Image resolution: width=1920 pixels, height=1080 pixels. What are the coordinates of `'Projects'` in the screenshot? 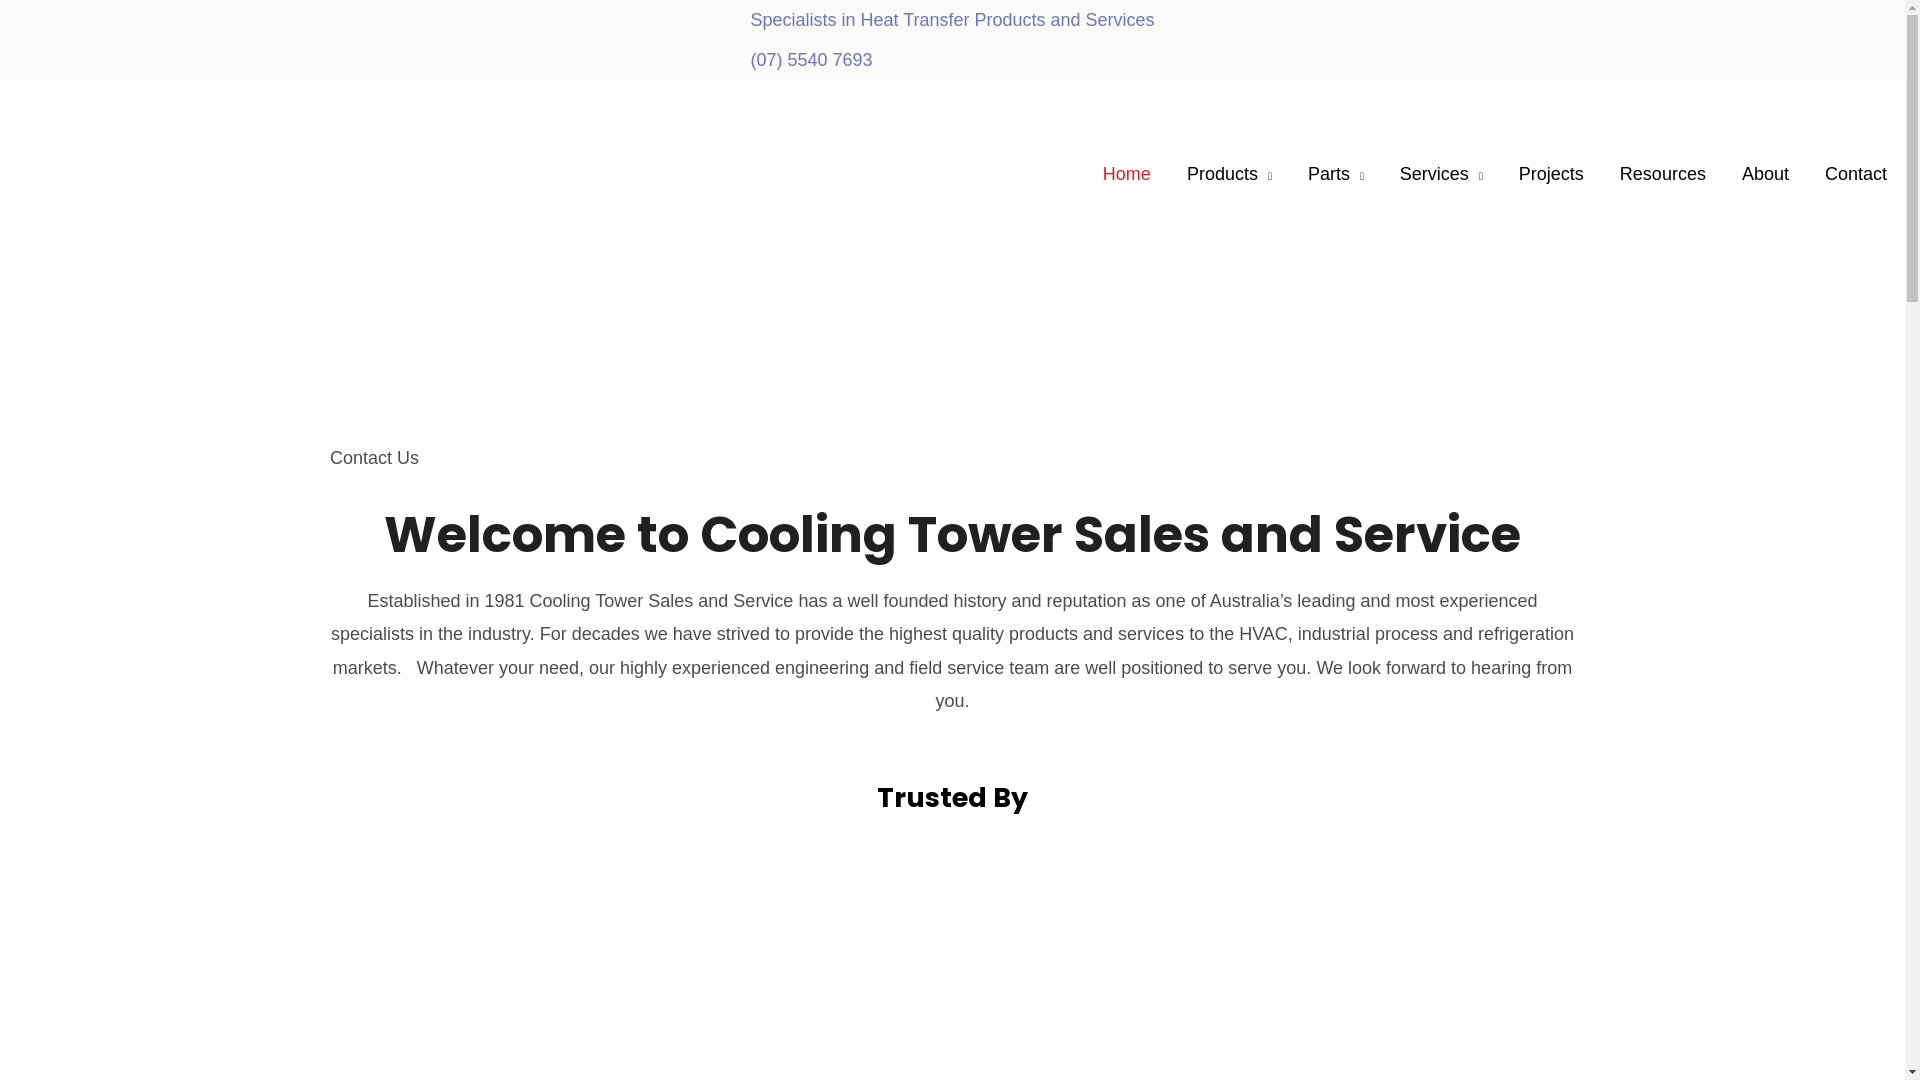 It's located at (1550, 172).